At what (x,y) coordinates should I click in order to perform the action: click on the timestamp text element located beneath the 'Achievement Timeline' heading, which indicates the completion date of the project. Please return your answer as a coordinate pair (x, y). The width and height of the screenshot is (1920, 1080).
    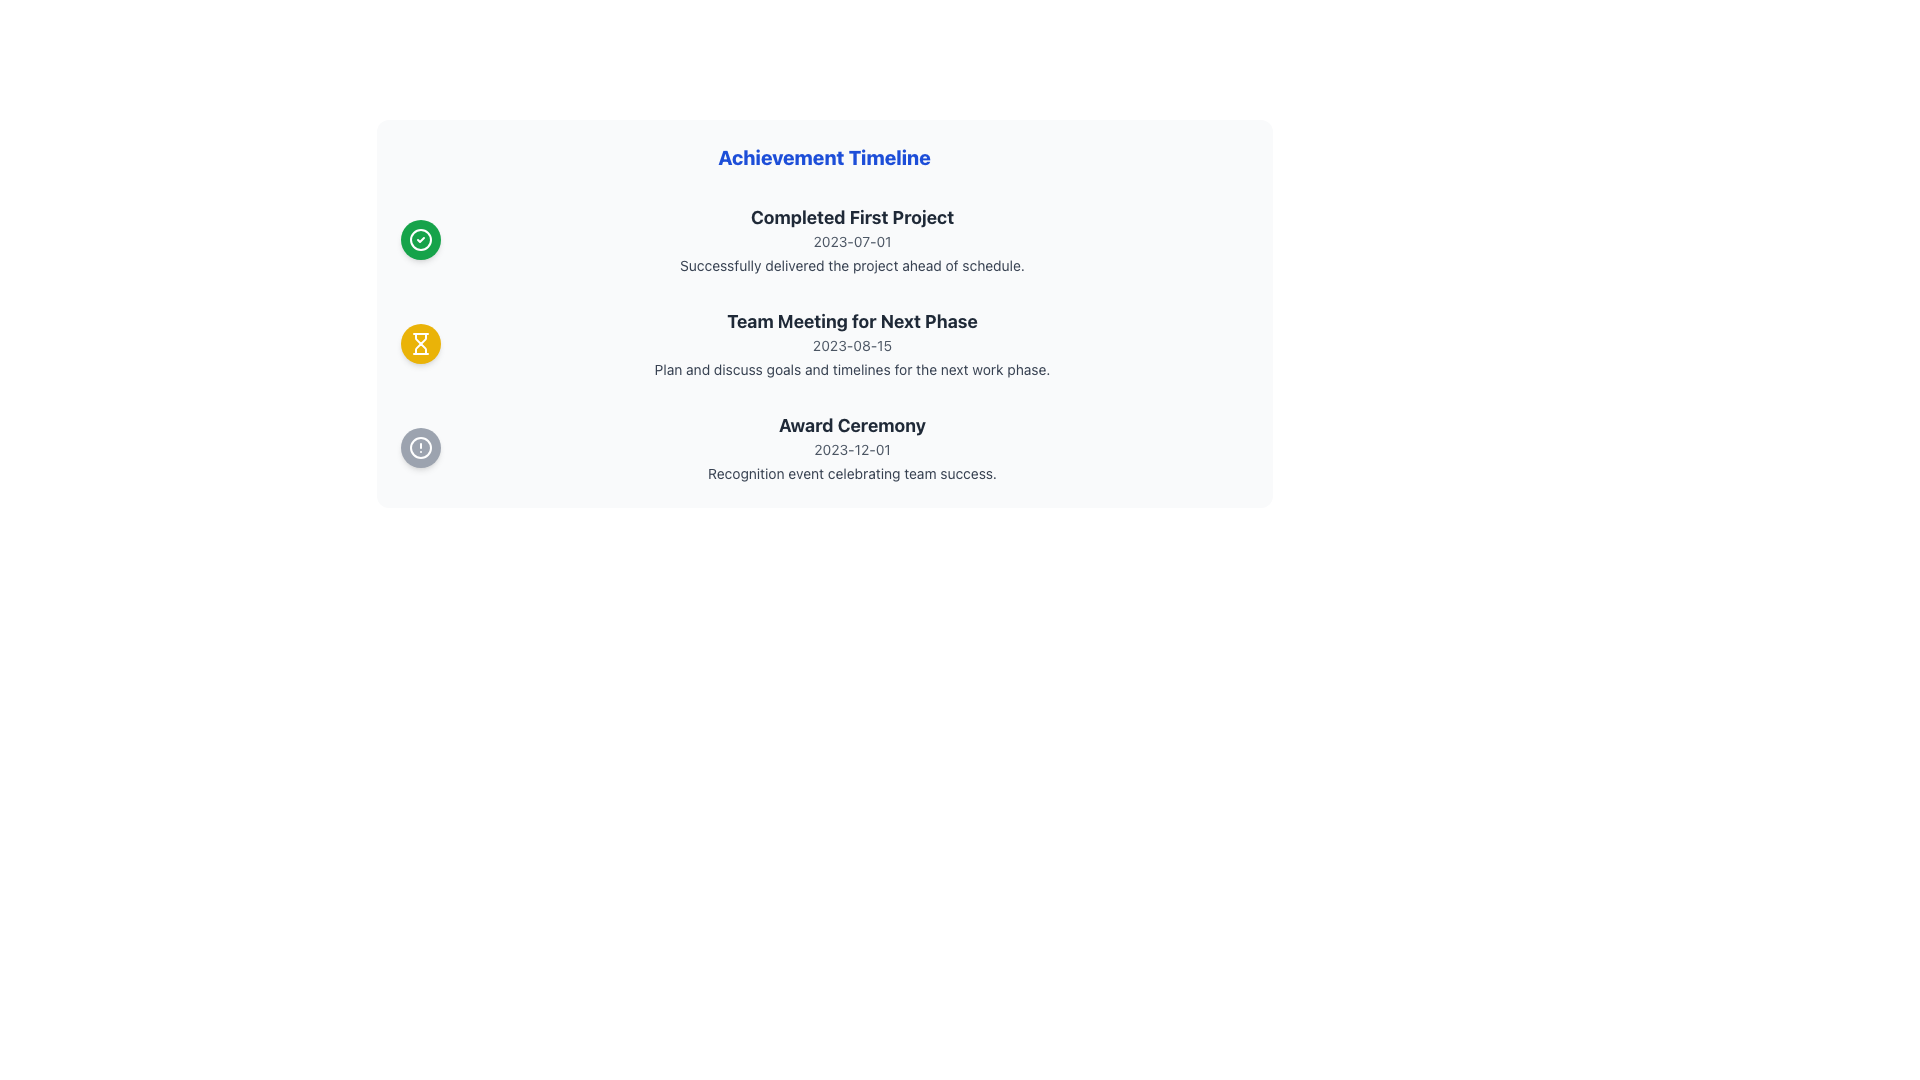
    Looking at the image, I should click on (852, 241).